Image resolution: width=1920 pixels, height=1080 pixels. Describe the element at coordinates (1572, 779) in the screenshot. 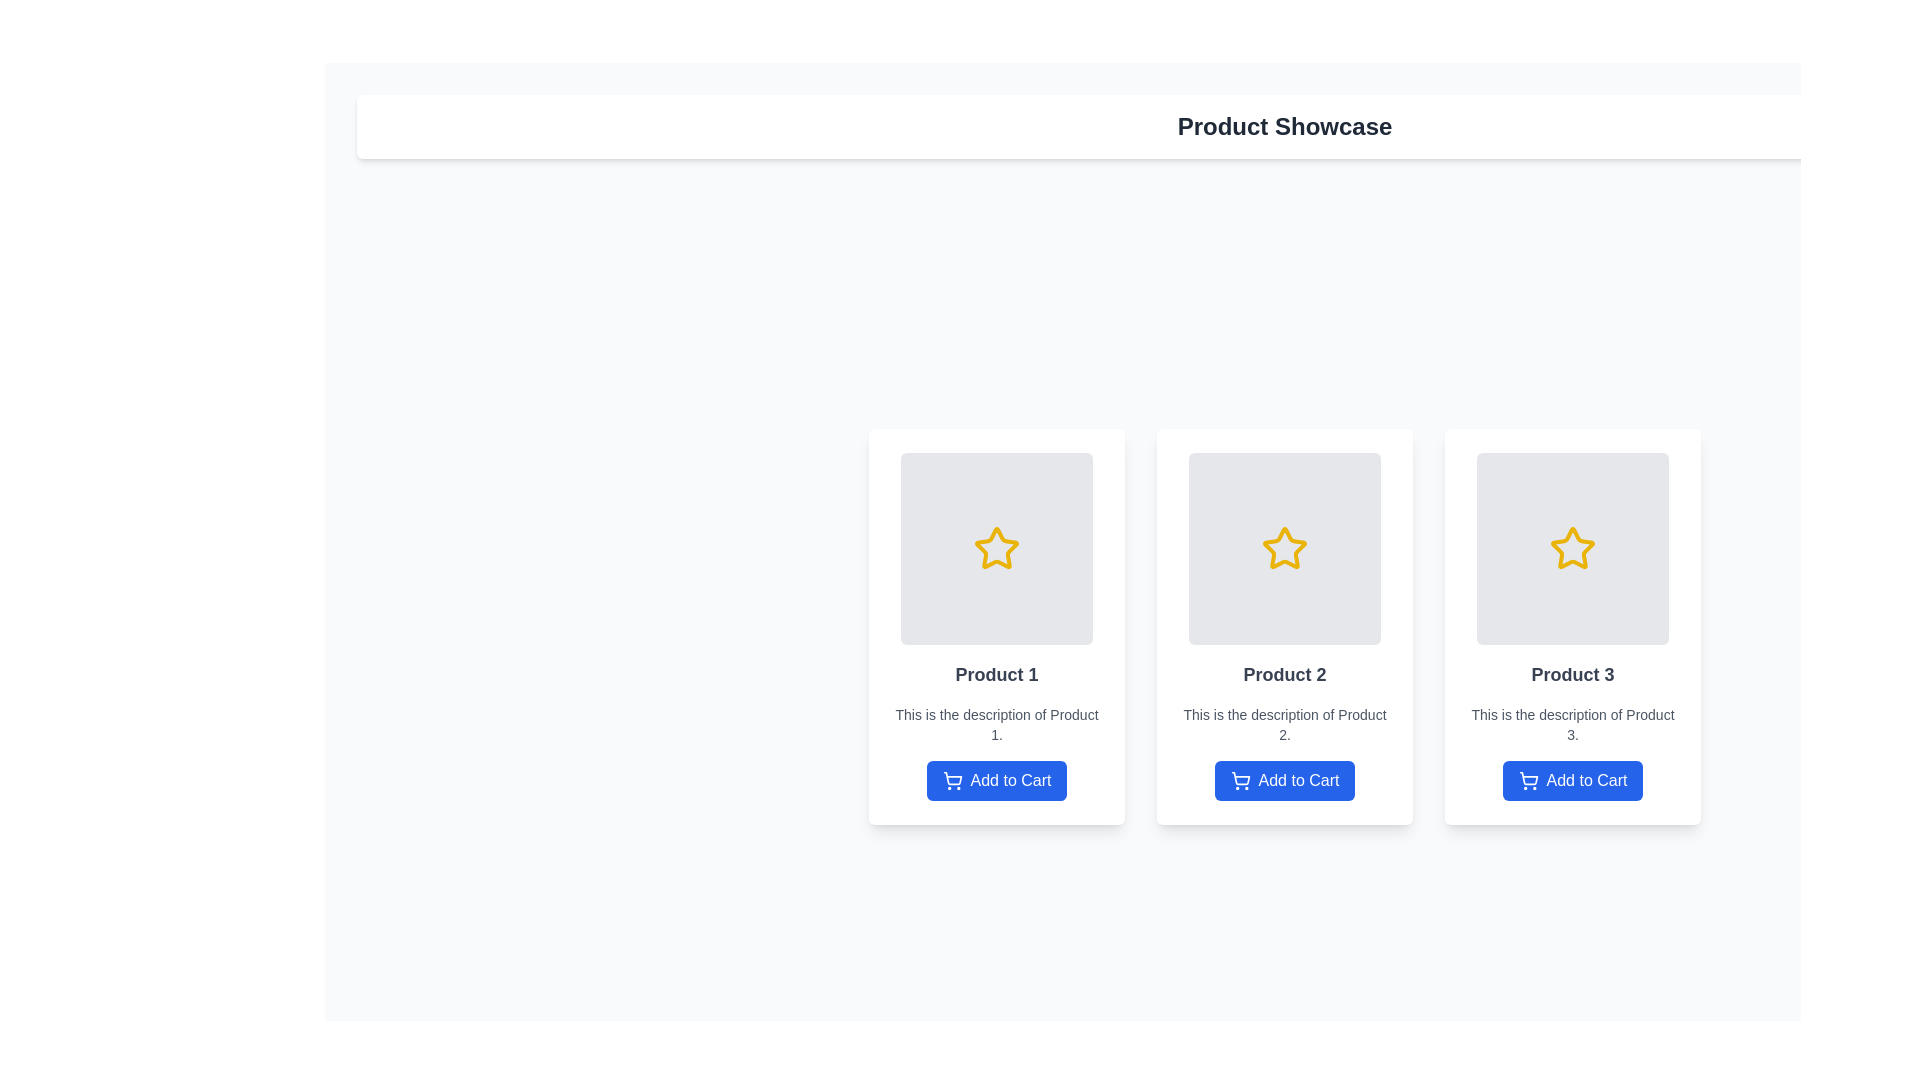

I see `the 'Add to Cart' button for 'Product 3', which is a blue rectangular button with rounded corners and white text` at that location.